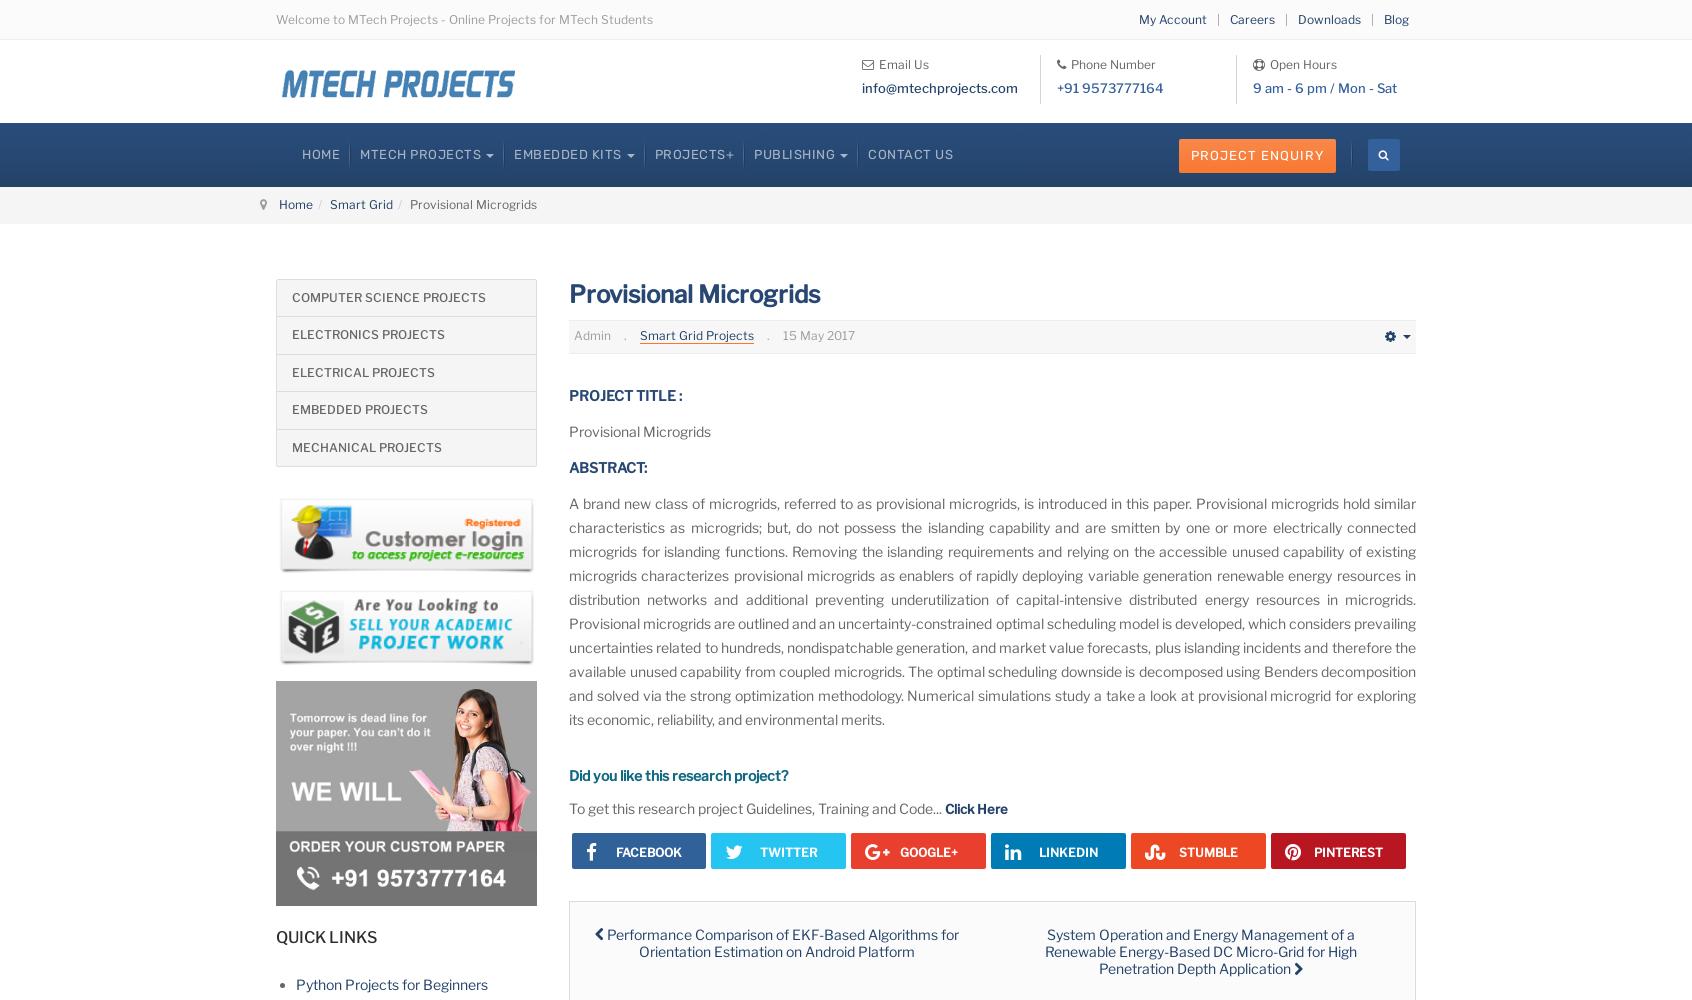 This screenshot has height=1000, width=1692. I want to click on 'A brand new class of microgrids, referred to as provisional microgrids, is introduced in this paper. Provisional microgrids hold similar characteristics as microgrids; but, do not possess the islanding capability and are smitten by one or more electrically connected microgrids for islanding functions. Removing the islanding requirements and relying on the accessible unused capability of existing microgrids characterizes provisional microgrids as enablers of rapidly deploying variable generation renewable energy resources in distribution networks and additional preventing underutilization of capital-intensive distributed energy resources in microgrids. Provisional microgrids are outlined and an uncertainty-constrained optimal scheduling model is developed, which considers prevailing uncertainties related to hundreds, nondispatchable generation, and market value forecasts, plus islanding incidents and therefore the available unused capability from coupled microgrids. The optimal scheduling downside is decomposed using Benders decomposition and solved via the strong optimization methodology. Numerical simulations study a take a look at provisional microgrid for exploring its economic, reliability, and environmental merits.', so click(991, 610).